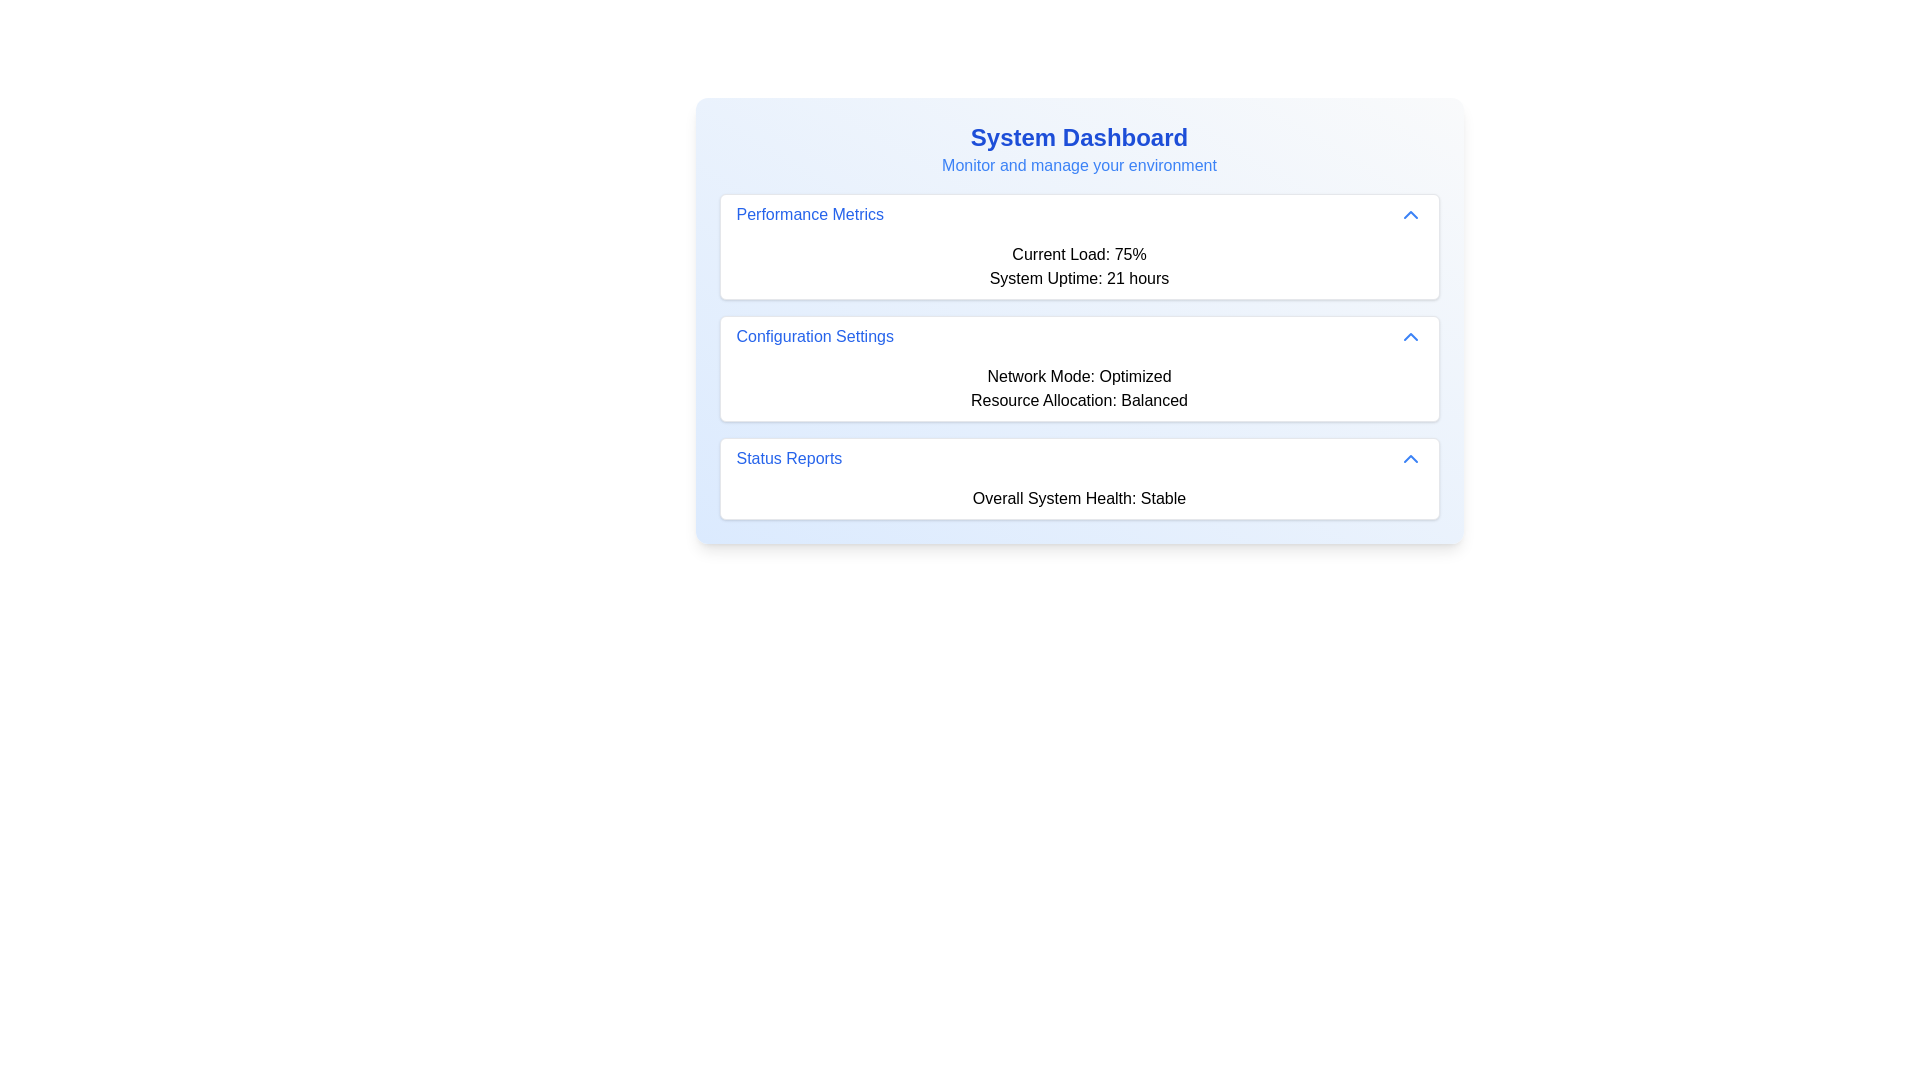 This screenshot has height=1080, width=1920. What do you see at coordinates (1409, 215) in the screenshot?
I see `the blue upward-pointing chevron icon located on the right side of the 'Performance Metrics' header` at bounding box center [1409, 215].